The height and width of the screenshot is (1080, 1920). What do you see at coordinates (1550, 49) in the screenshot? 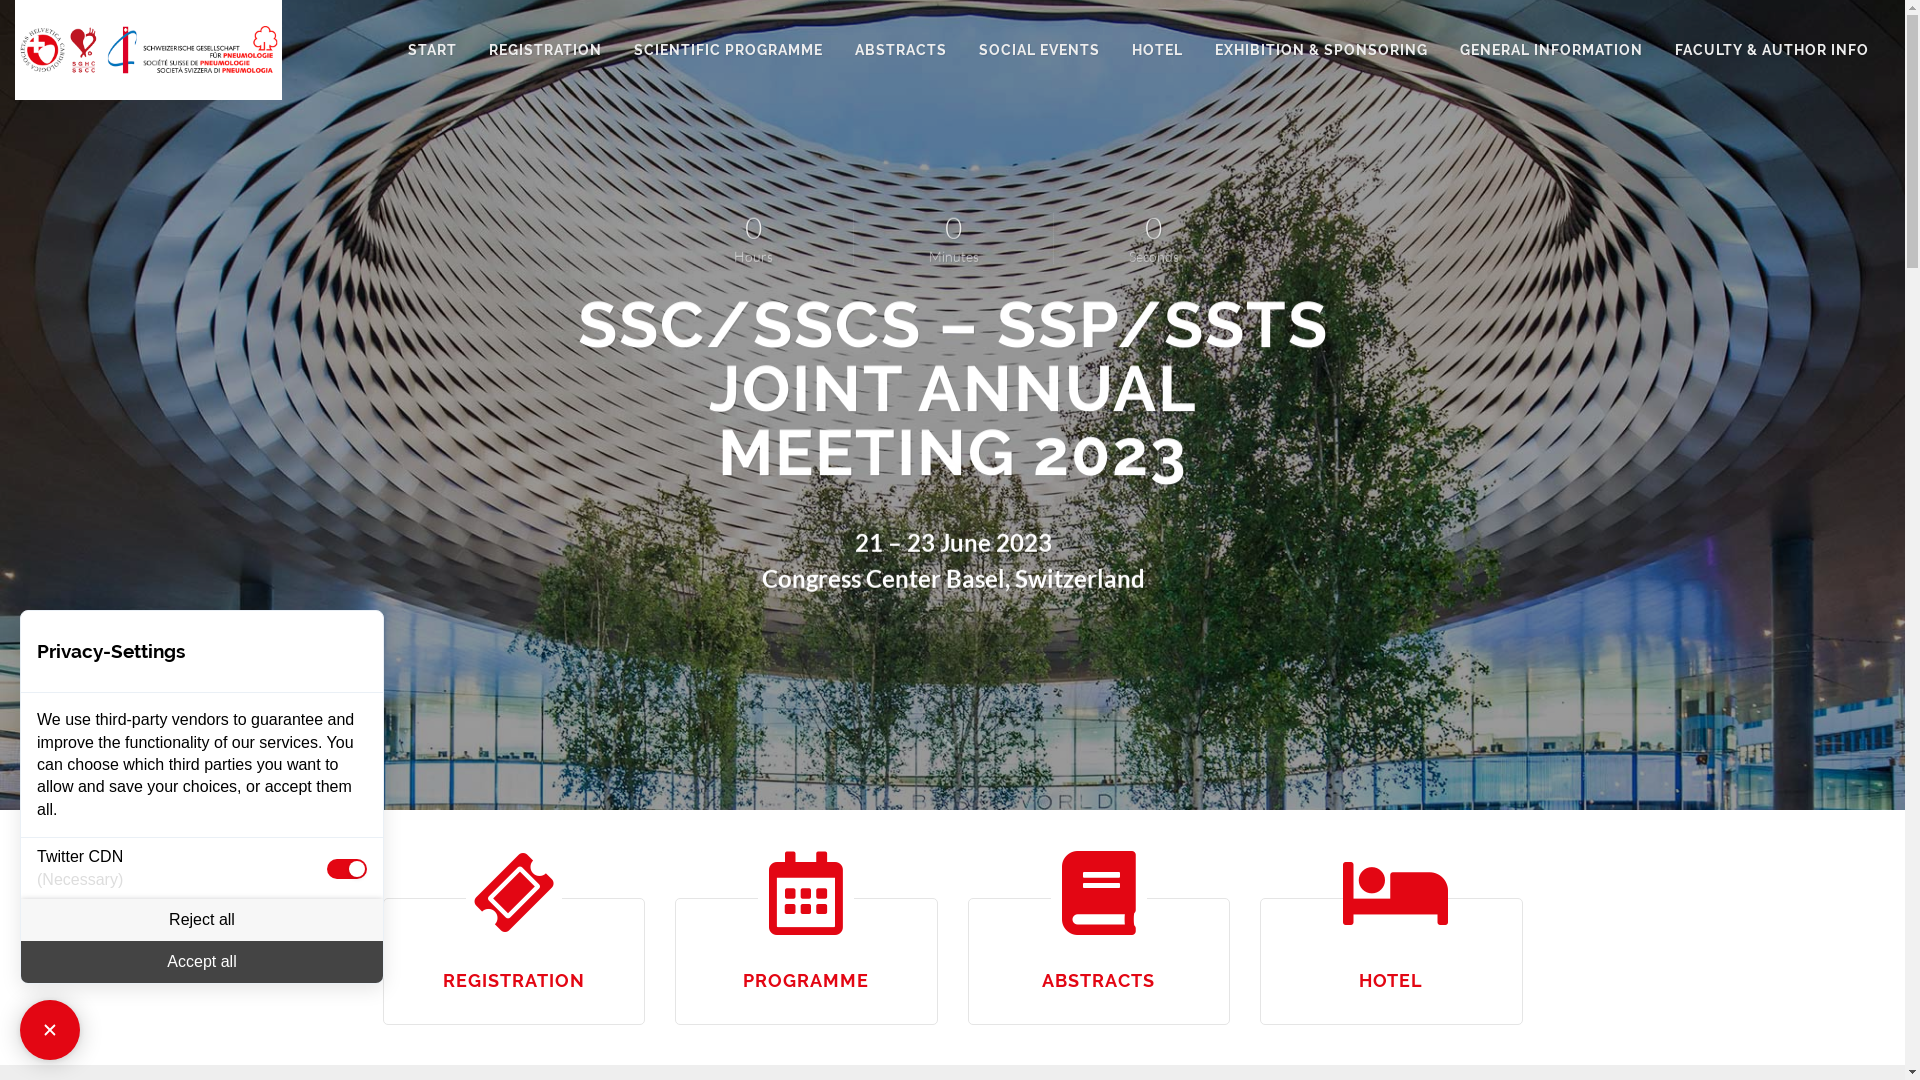
I see `'GENERAL INFORMATION'` at bounding box center [1550, 49].